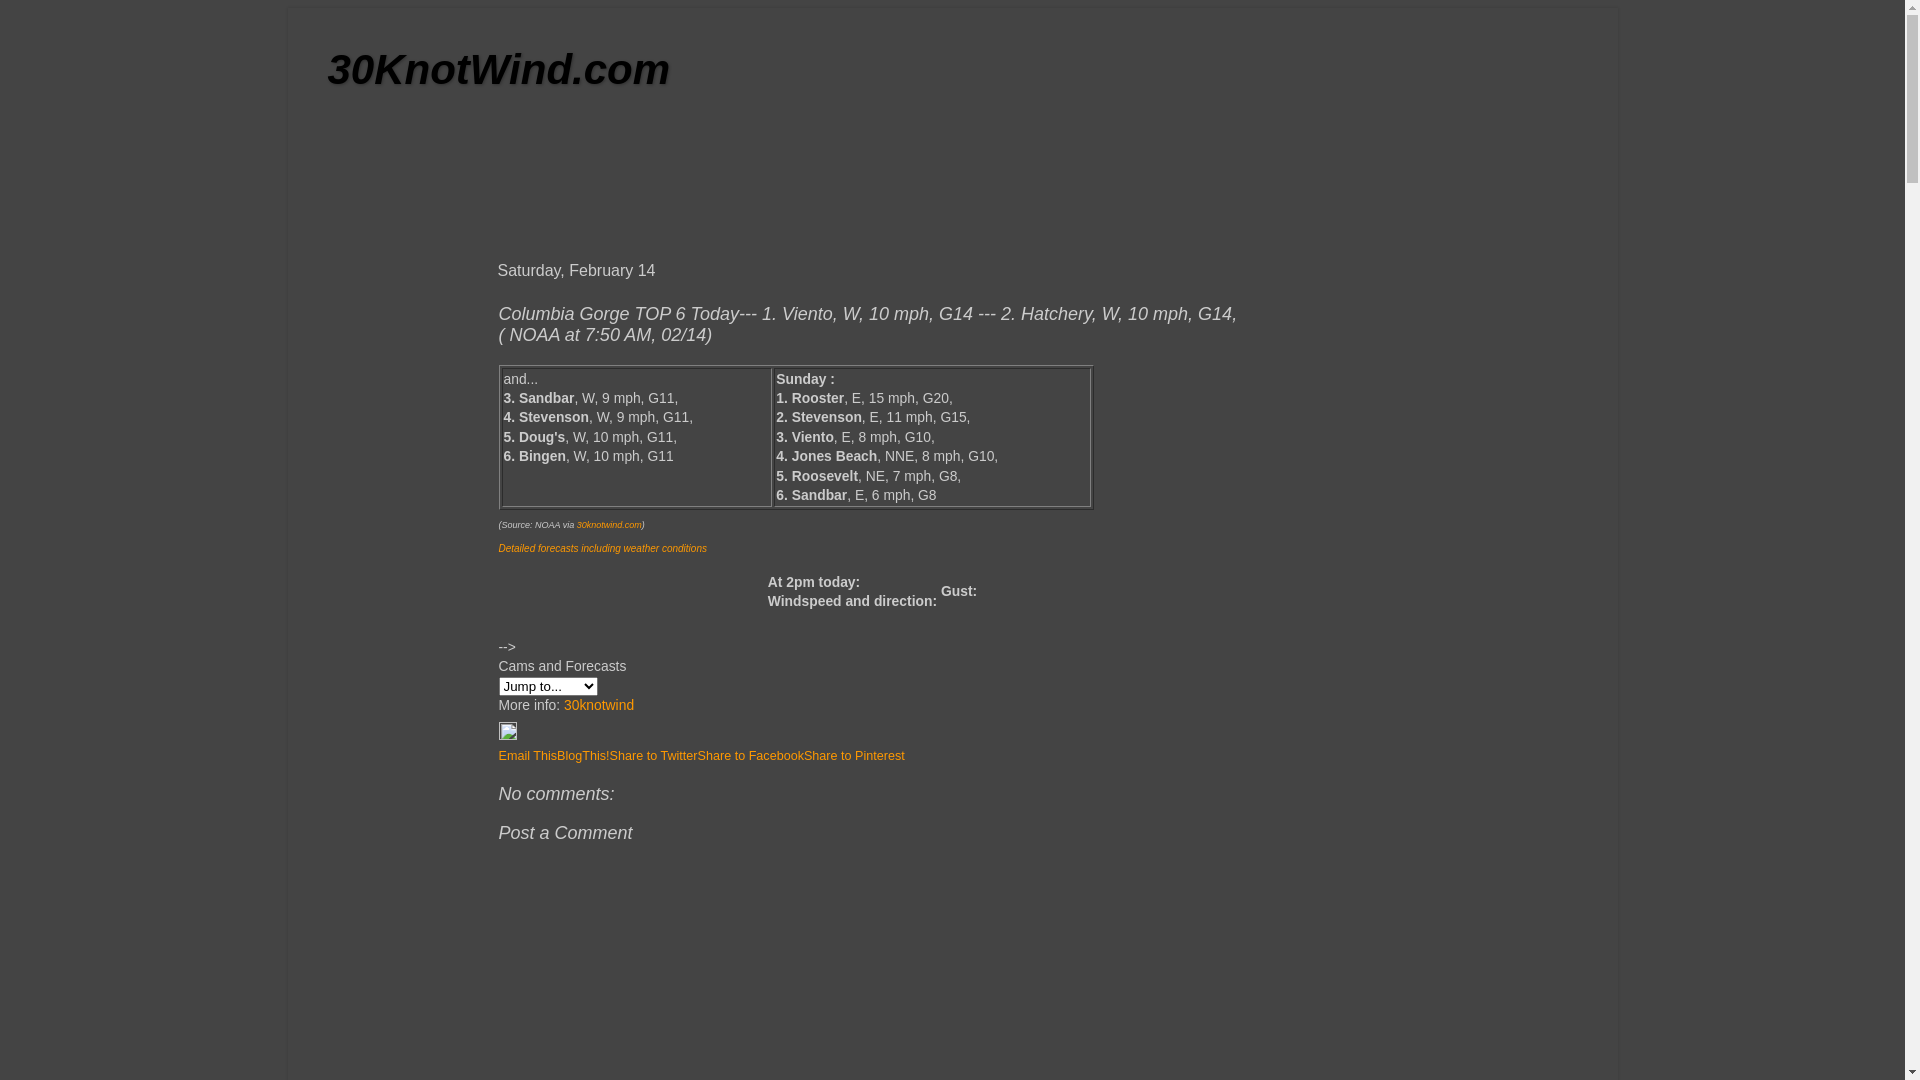 The height and width of the screenshot is (1080, 1920). I want to click on '30knotwind.com', so click(608, 523).